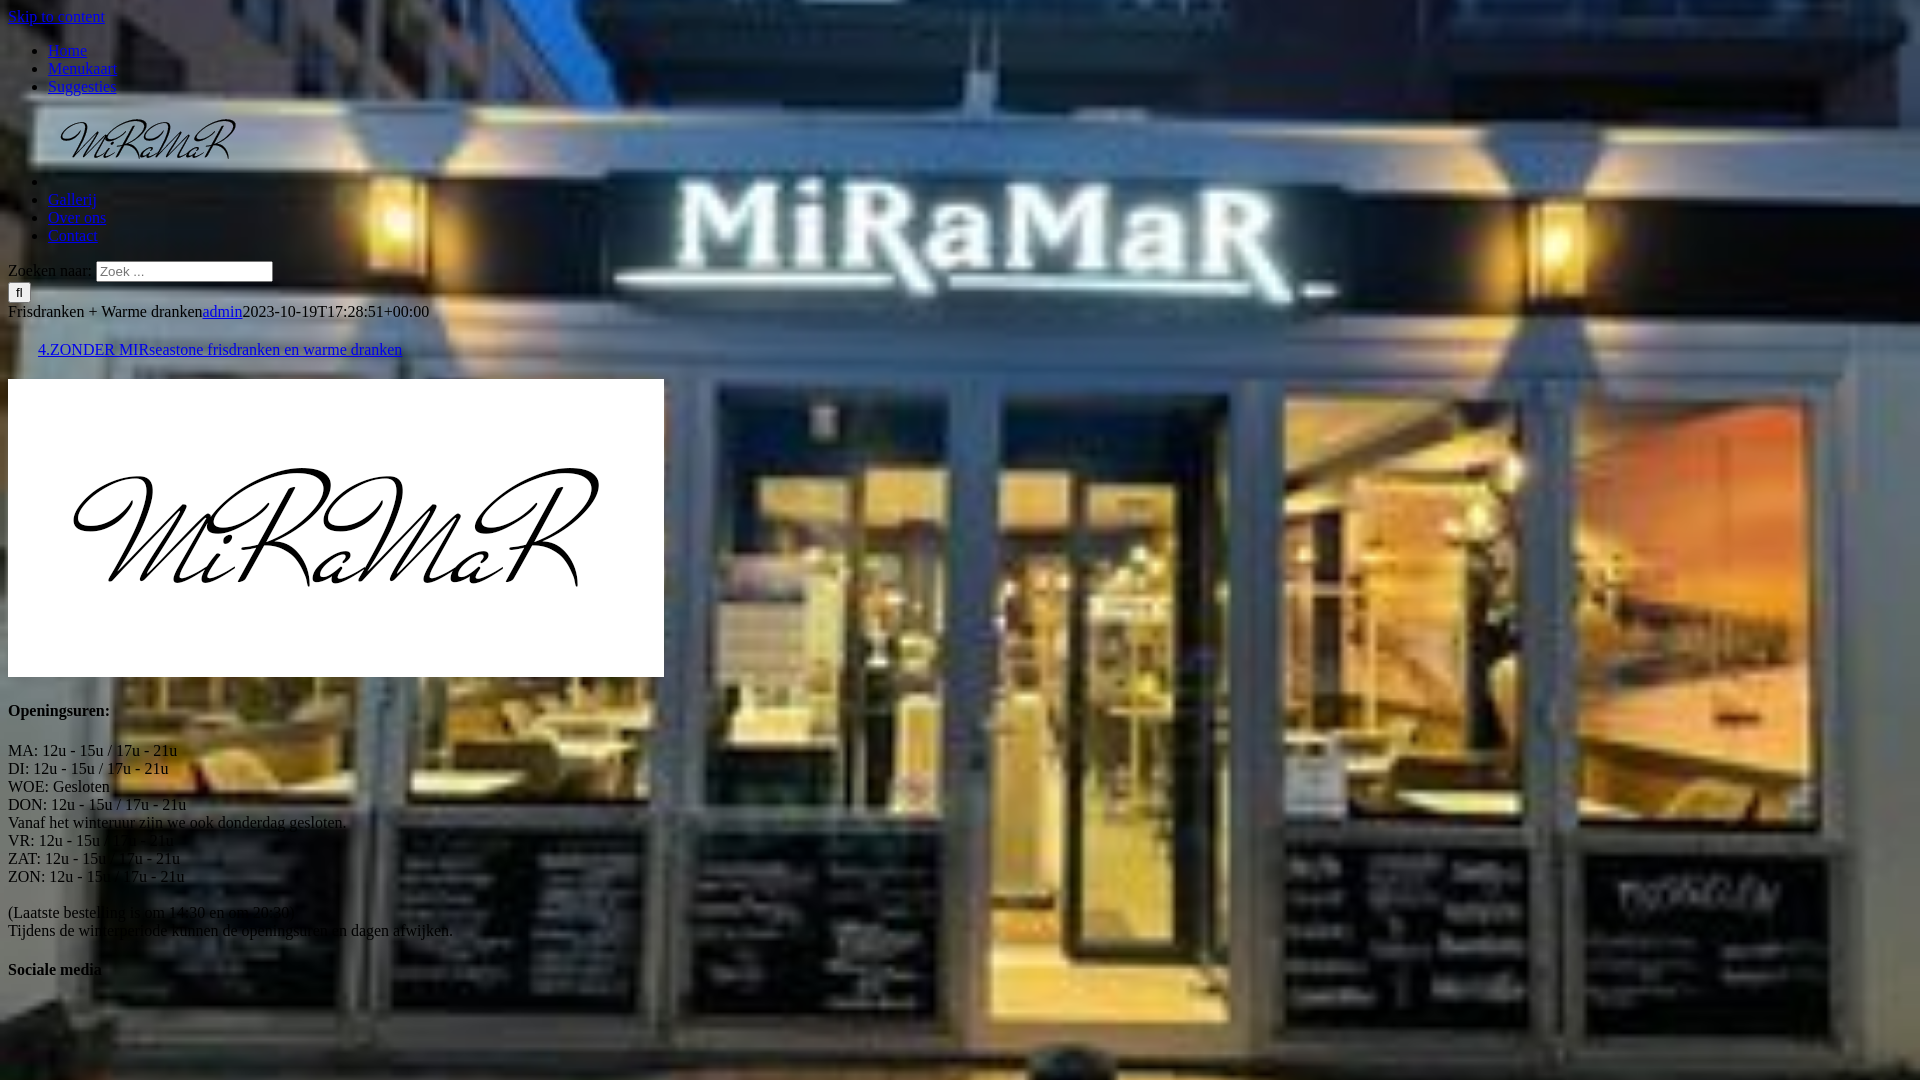  Describe the element at coordinates (221, 311) in the screenshot. I see `'admin'` at that location.